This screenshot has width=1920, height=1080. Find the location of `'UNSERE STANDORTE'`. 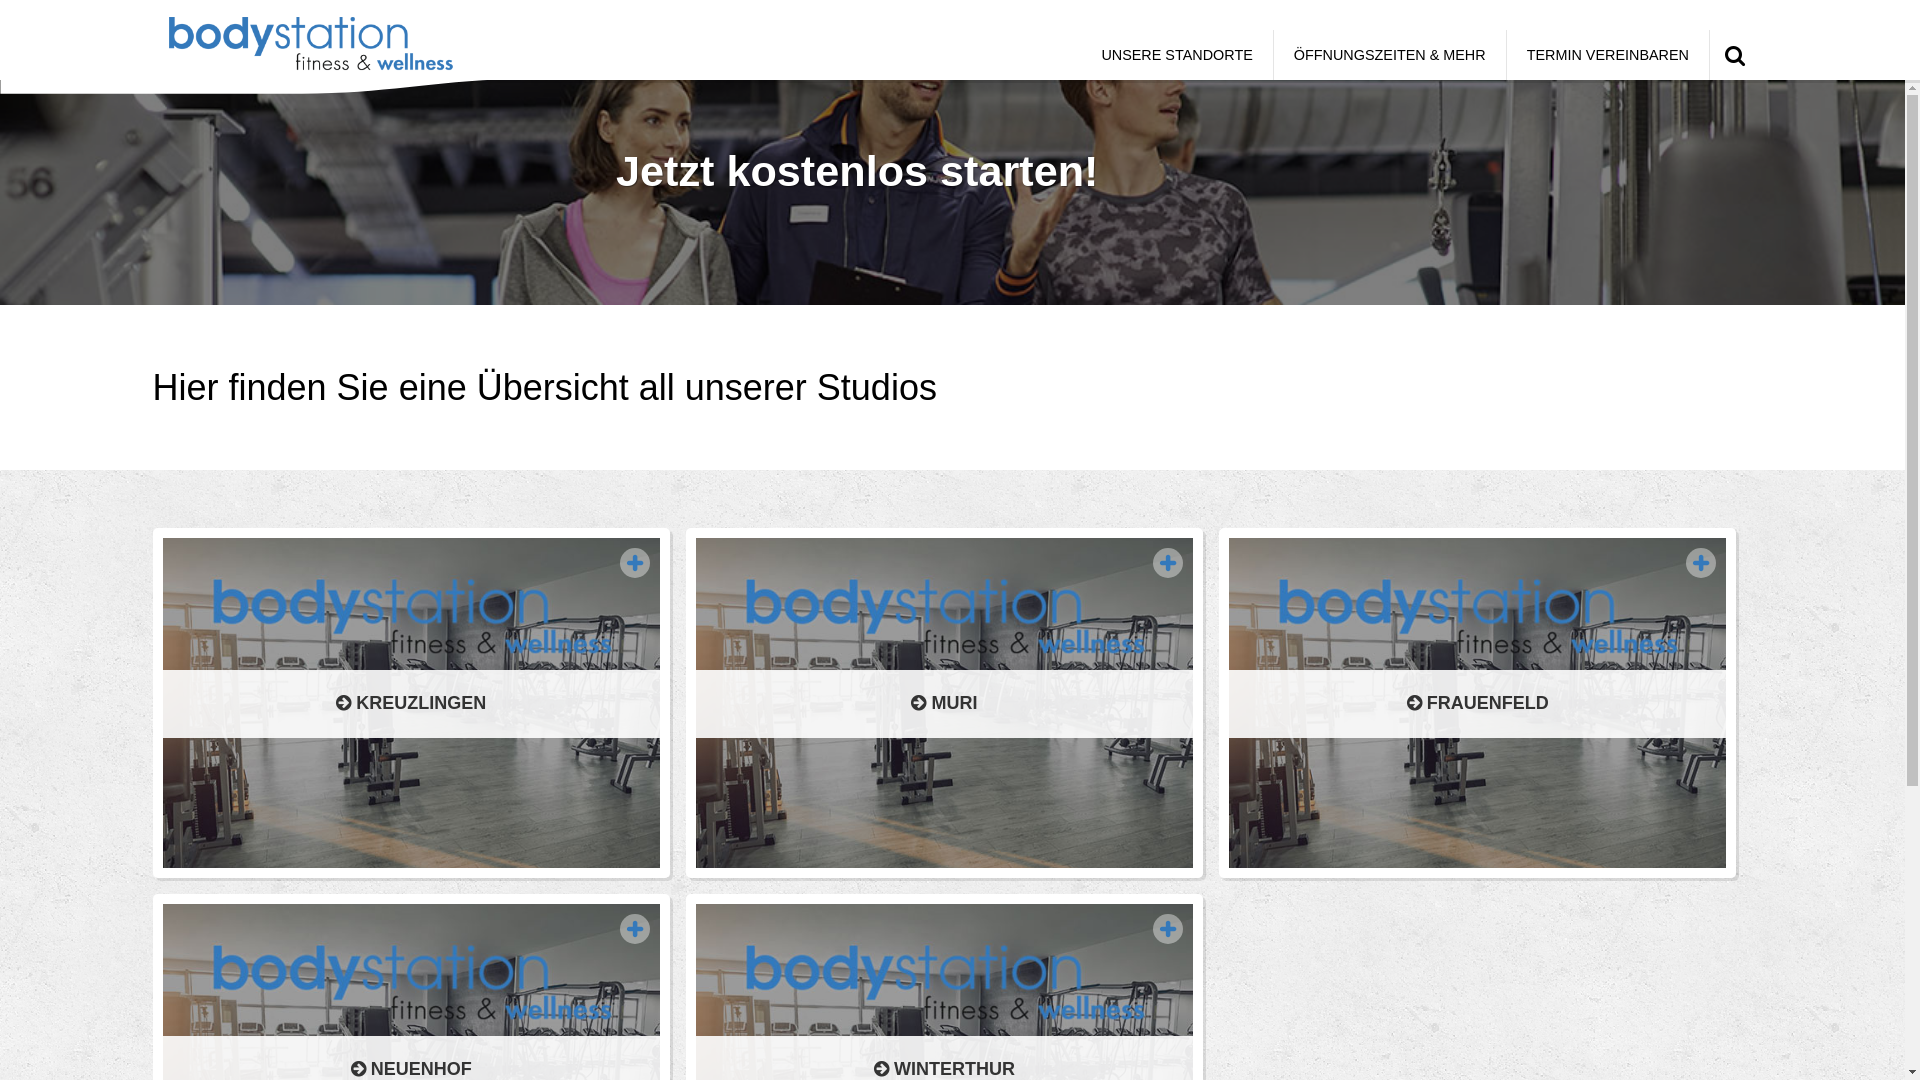

'UNSERE STANDORTE' is located at coordinates (1176, 53).